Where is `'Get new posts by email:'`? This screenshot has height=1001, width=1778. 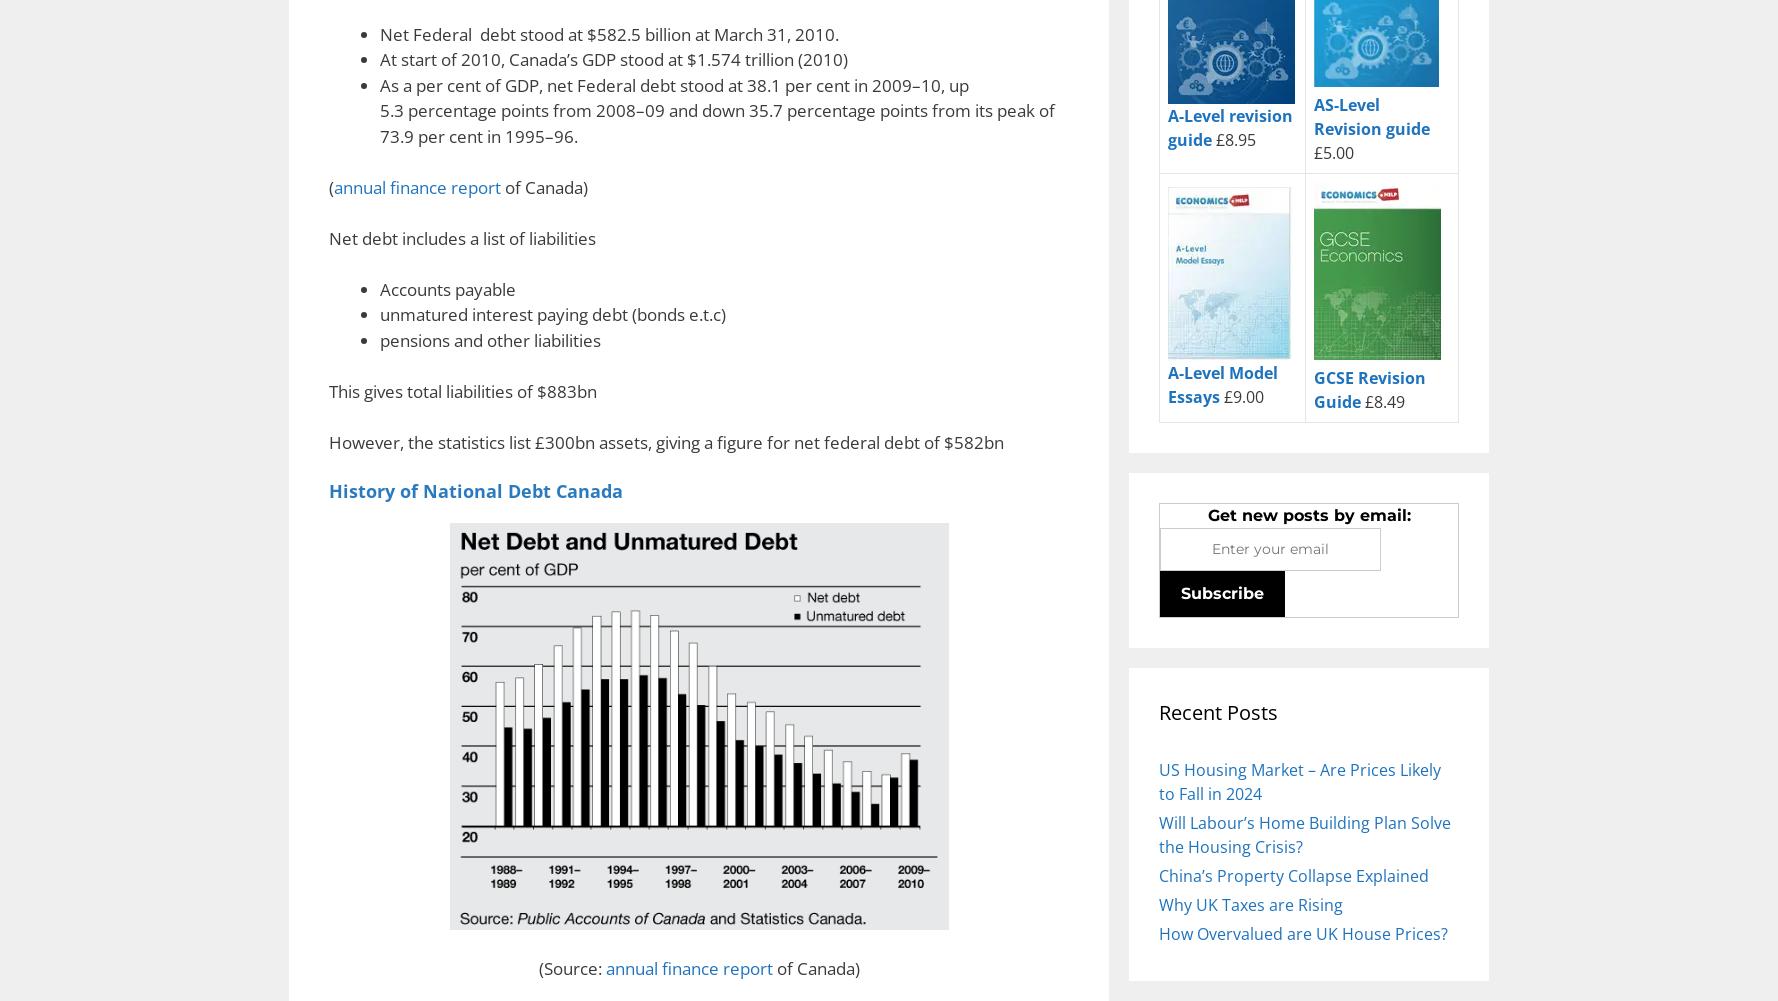
'Get new posts by email:' is located at coordinates (1308, 513).